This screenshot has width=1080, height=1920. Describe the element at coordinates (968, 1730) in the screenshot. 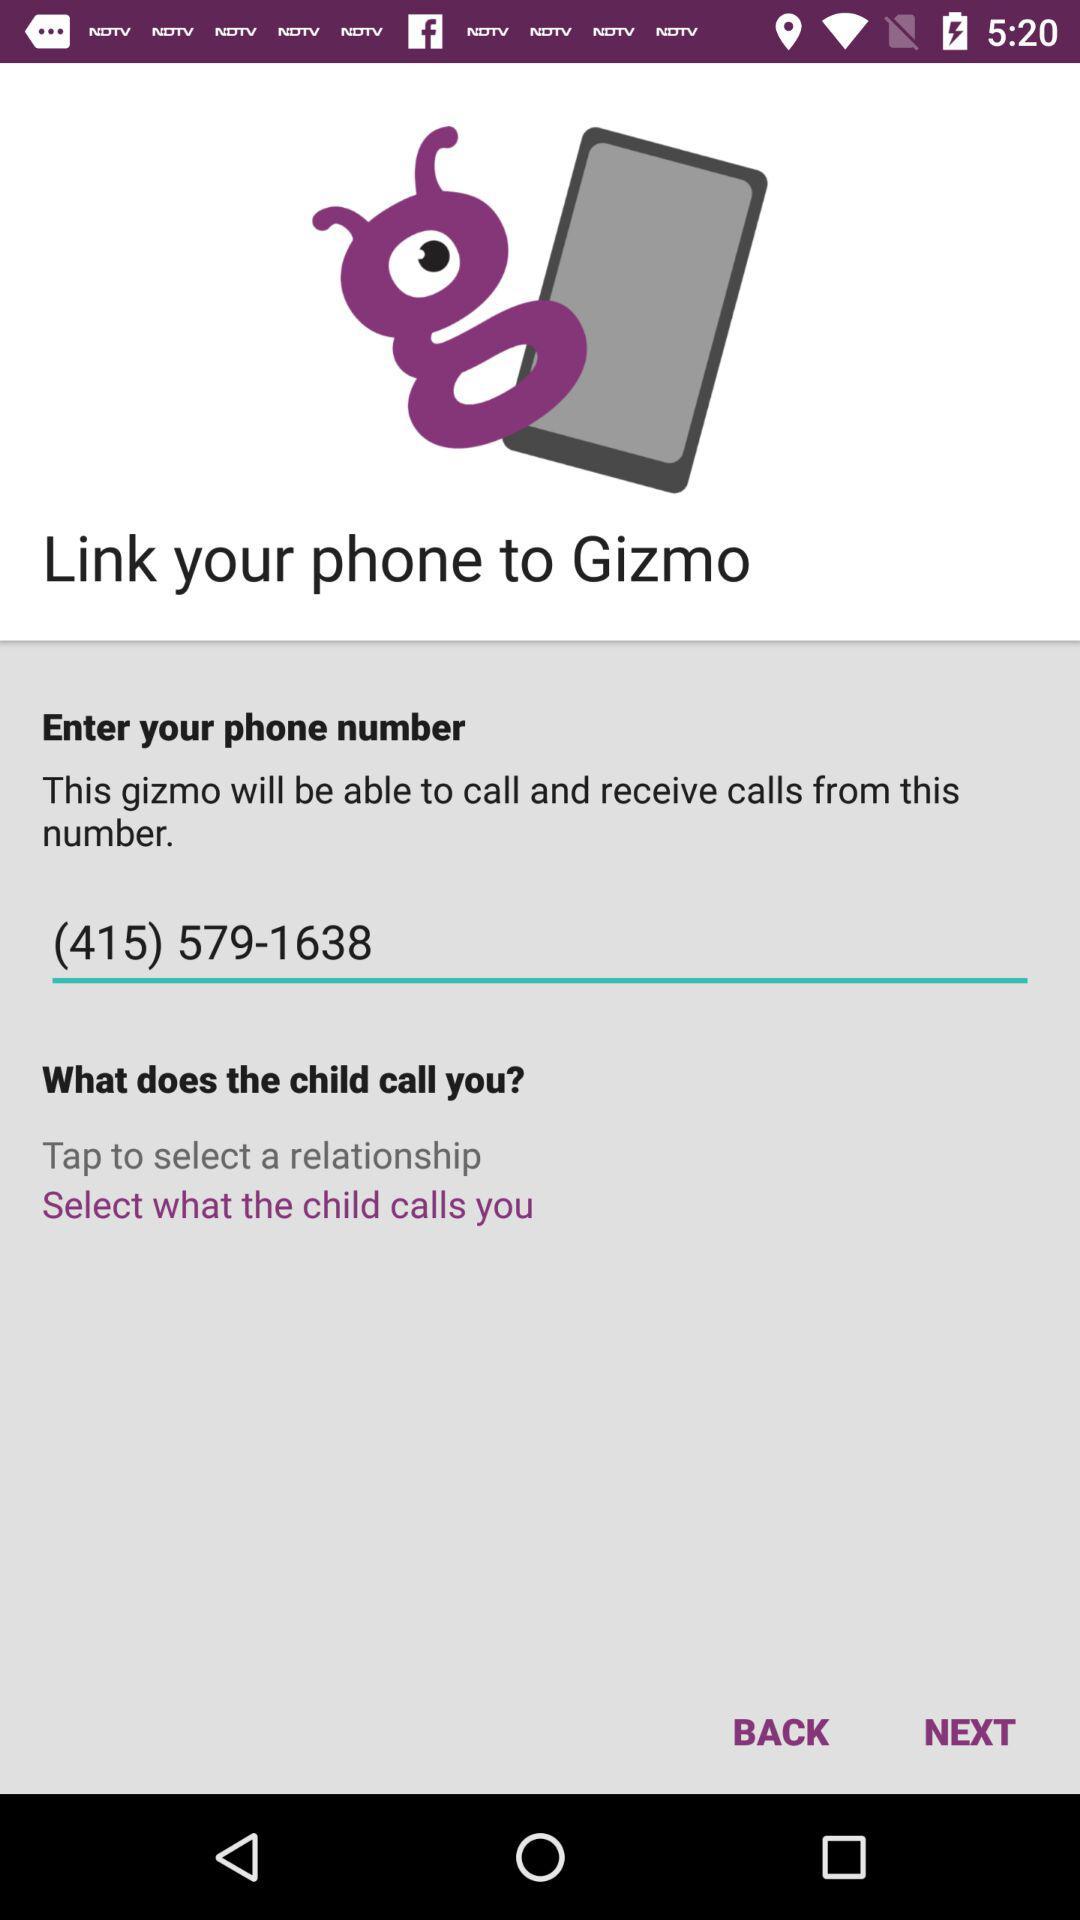

I see `next icon` at that location.